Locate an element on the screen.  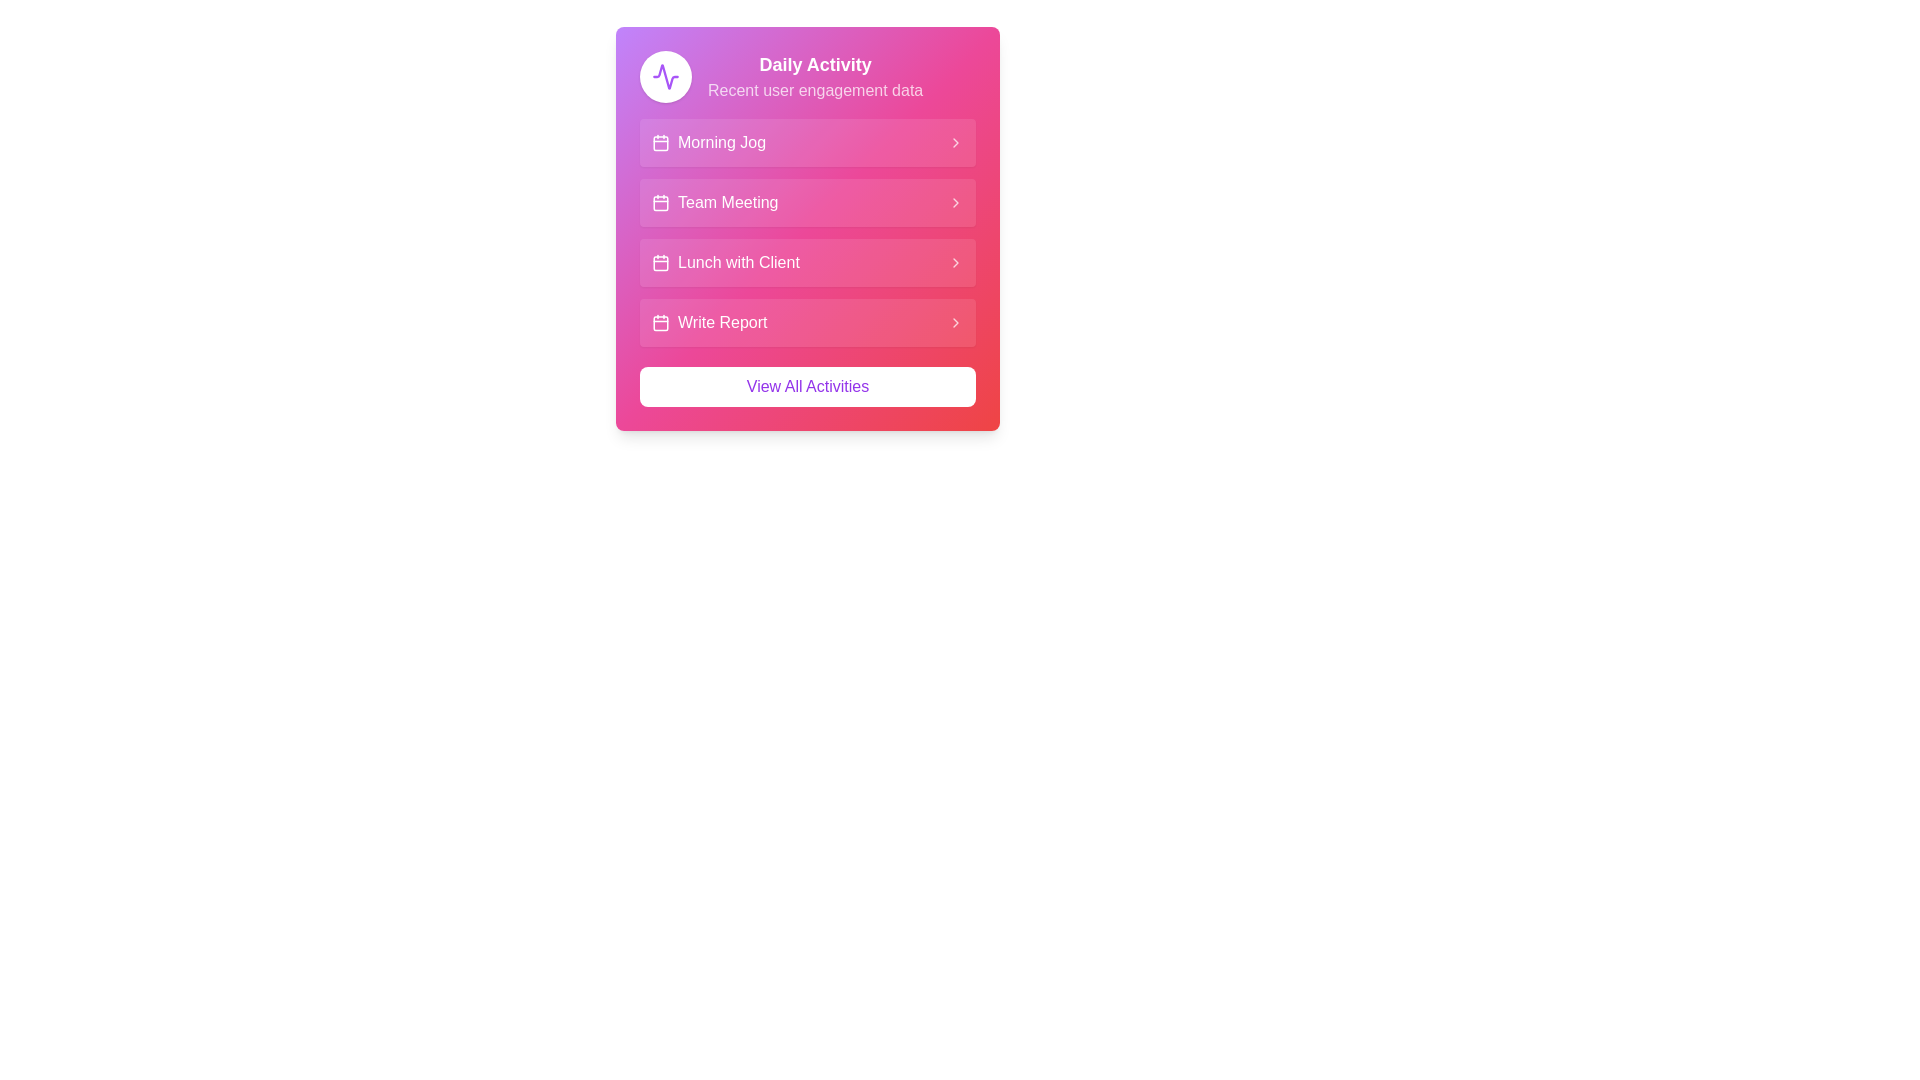
the calendar icon representing the 'Lunch with Client' activity, located to the left of the activity text is located at coordinates (661, 261).